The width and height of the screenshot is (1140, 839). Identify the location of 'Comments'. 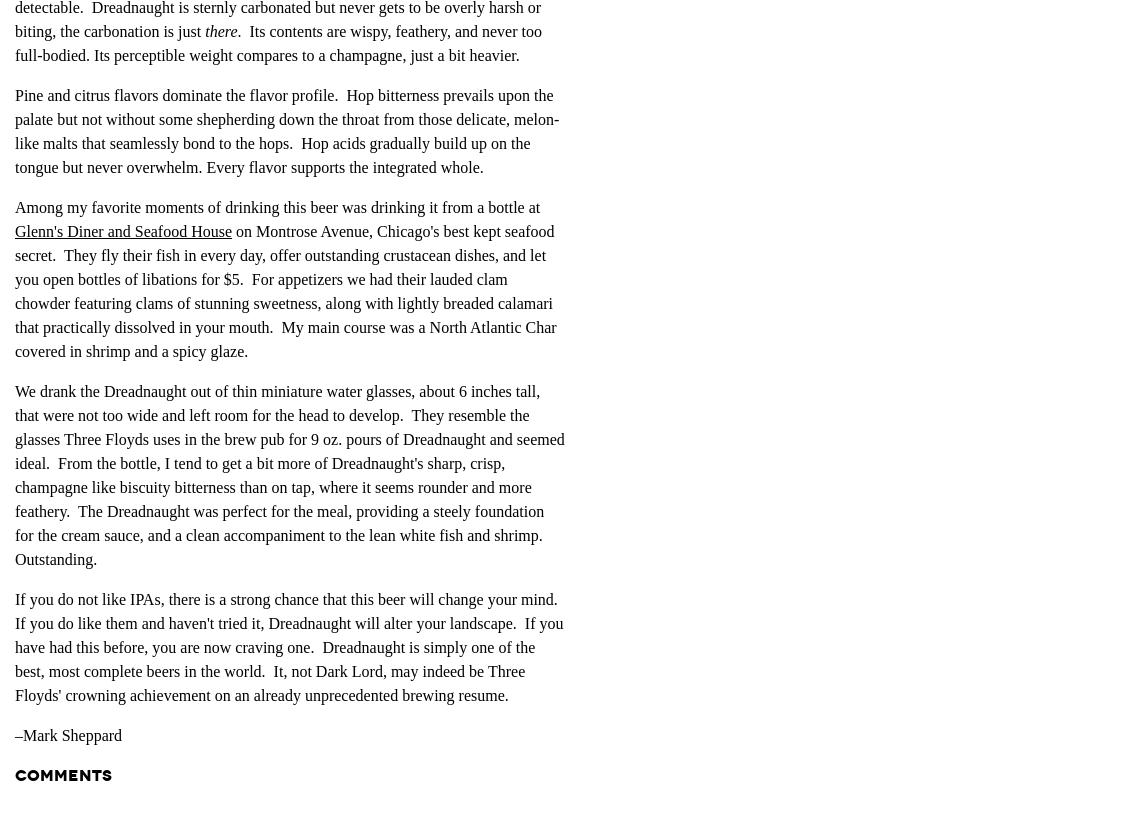
(63, 773).